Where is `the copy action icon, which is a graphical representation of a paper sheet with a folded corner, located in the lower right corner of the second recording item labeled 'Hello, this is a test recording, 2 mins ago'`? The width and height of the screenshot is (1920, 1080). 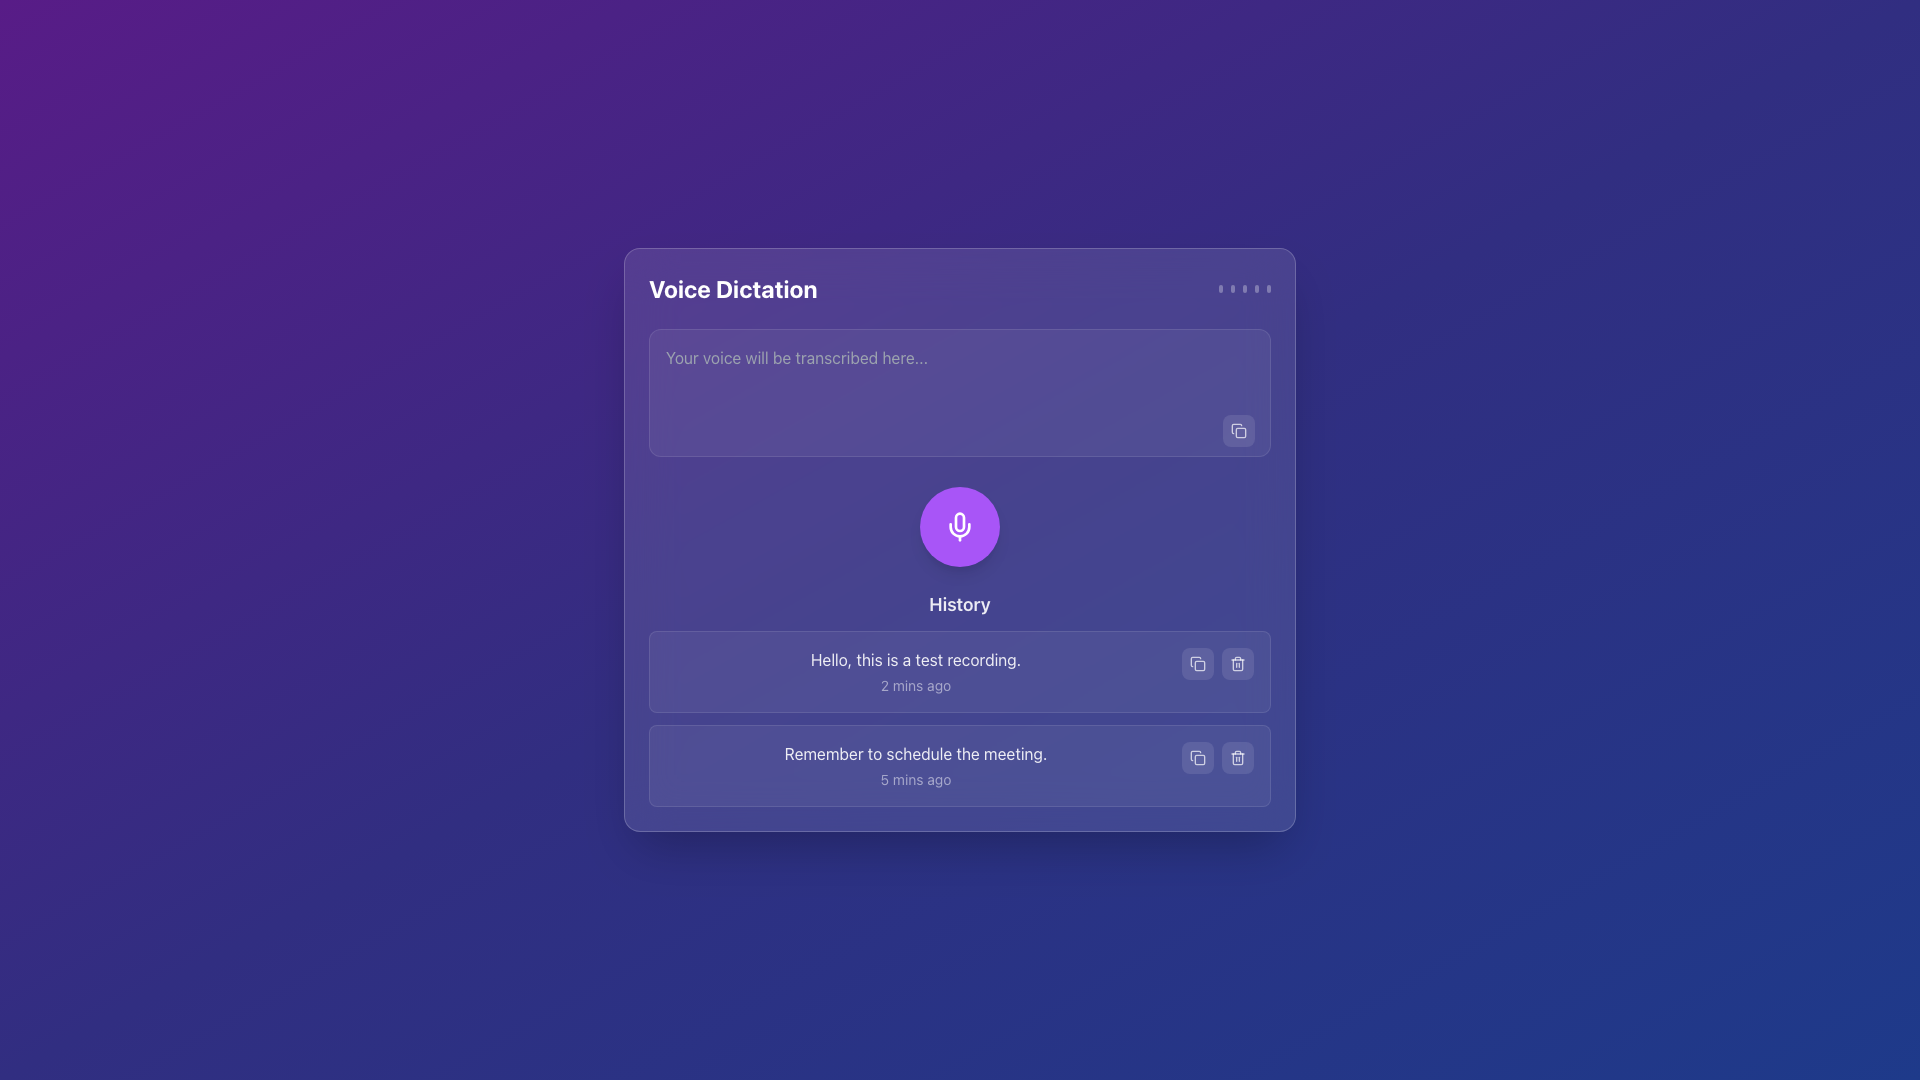
the copy action icon, which is a graphical representation of a paper sheet with a folded corner, located in the lower right corner of the second recording item labeled 'Hello, this is a test recording, 2 mins ago' is located at coordinates (1195, 662).